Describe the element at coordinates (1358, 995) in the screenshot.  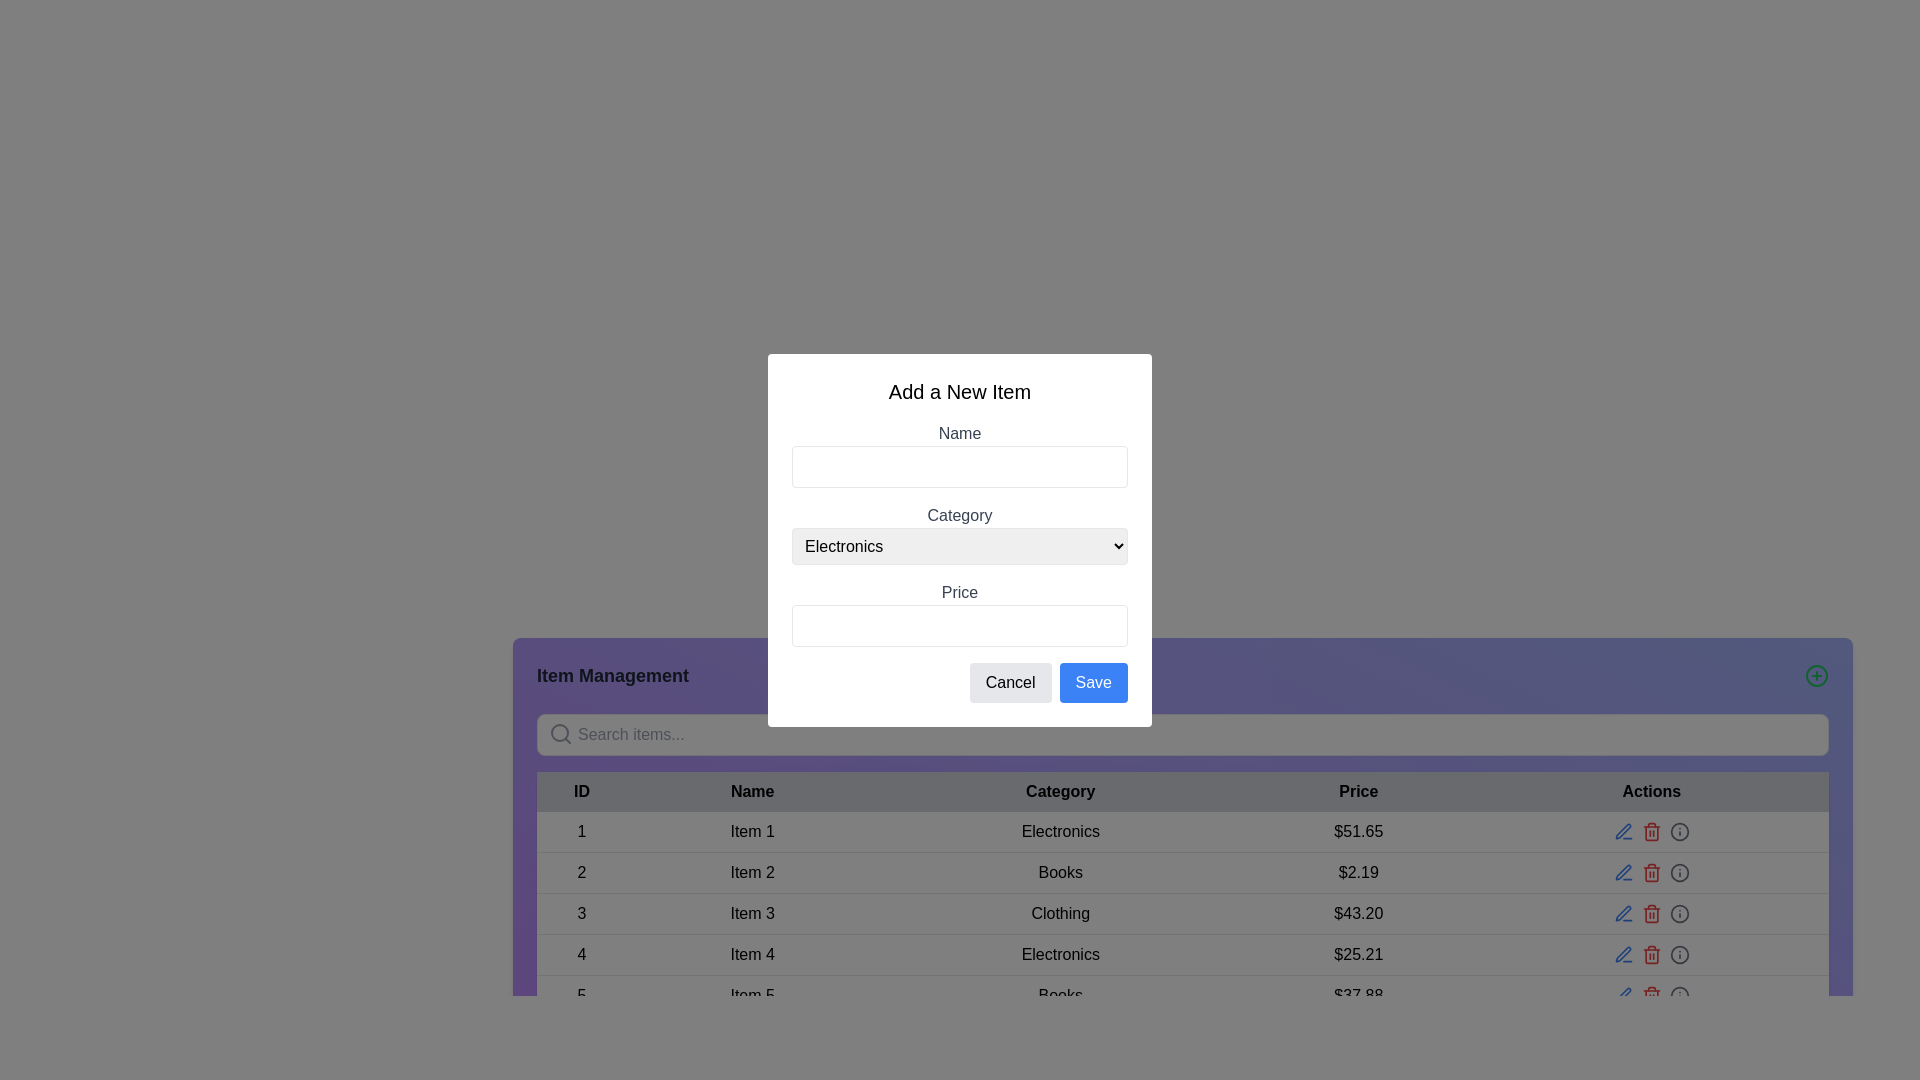
I see `the non-interactive text label displaying the price information for the item in the fifth row of the table, located in the 'Price' column` at that location.